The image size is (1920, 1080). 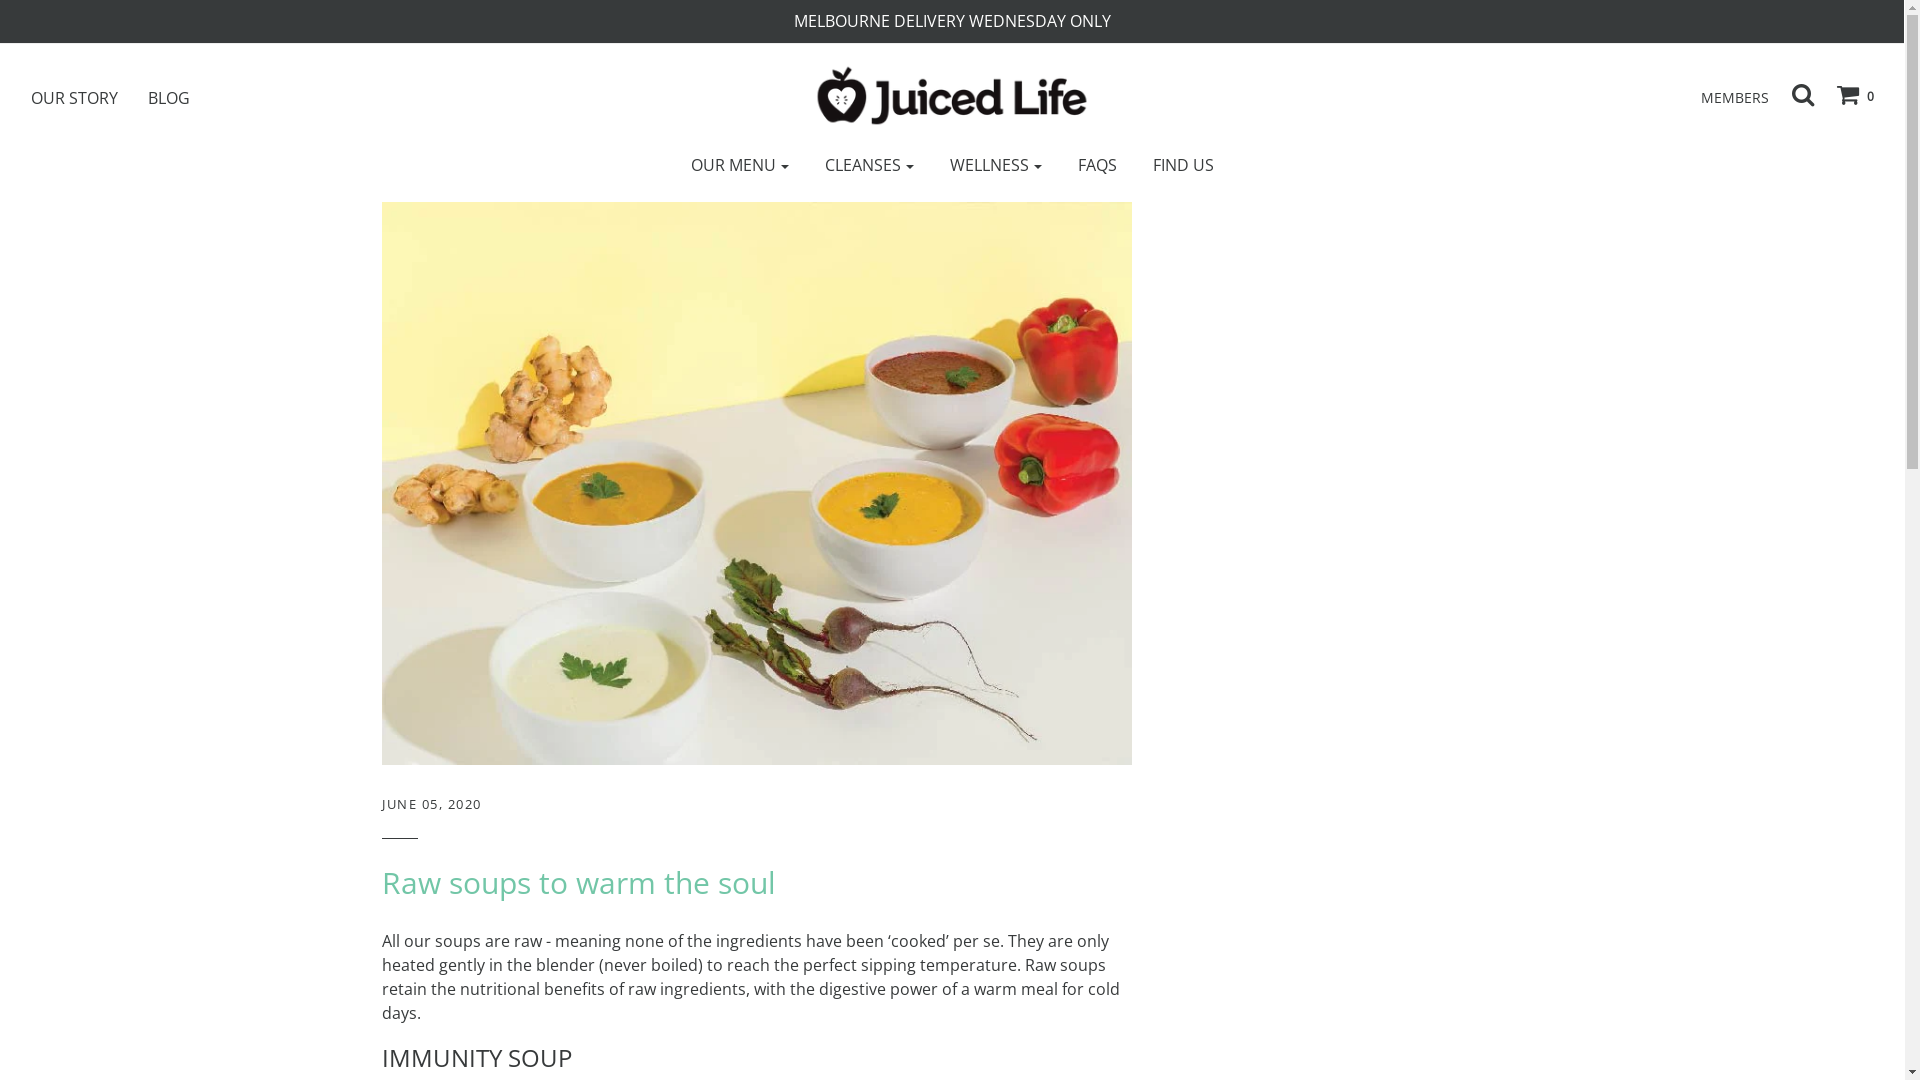 I want to click on 'FIND US', so click(x=1183, y=164).